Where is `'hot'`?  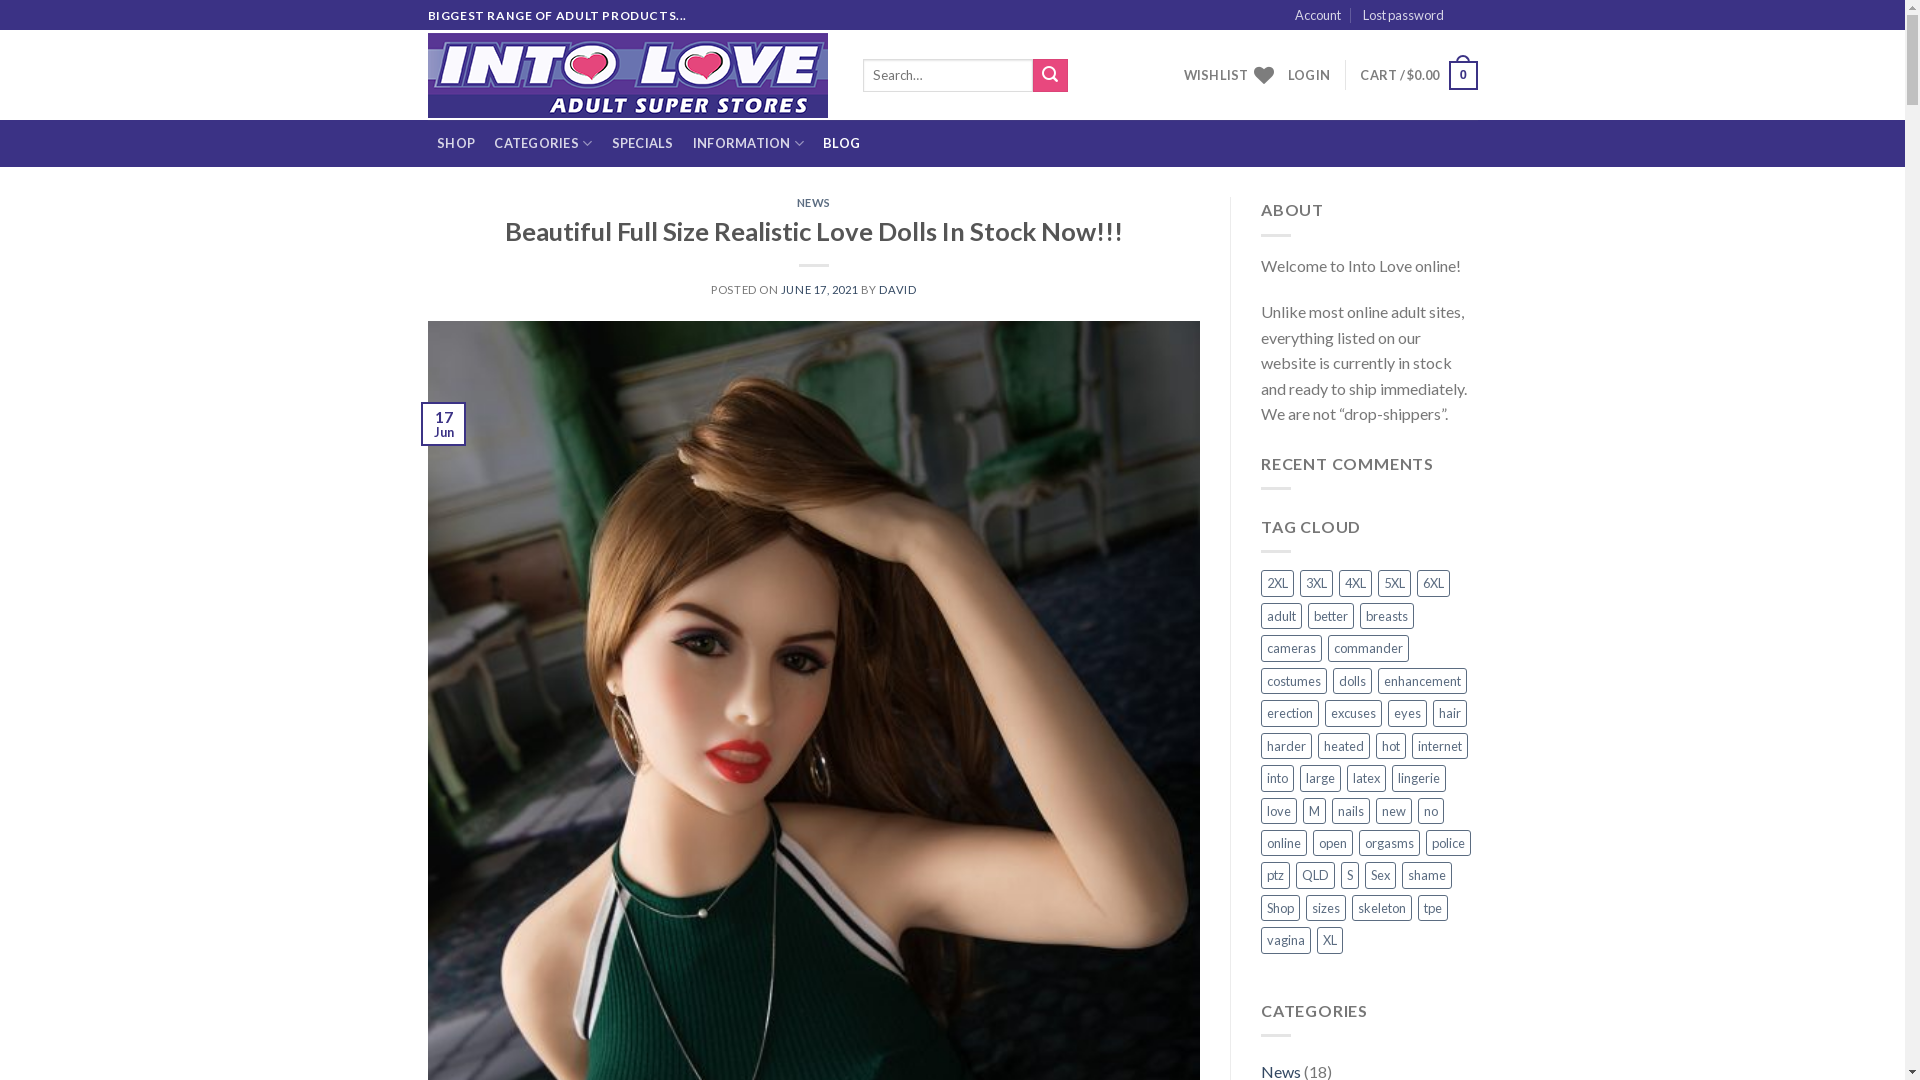
'hot' is located at coordinates (1375, 745).